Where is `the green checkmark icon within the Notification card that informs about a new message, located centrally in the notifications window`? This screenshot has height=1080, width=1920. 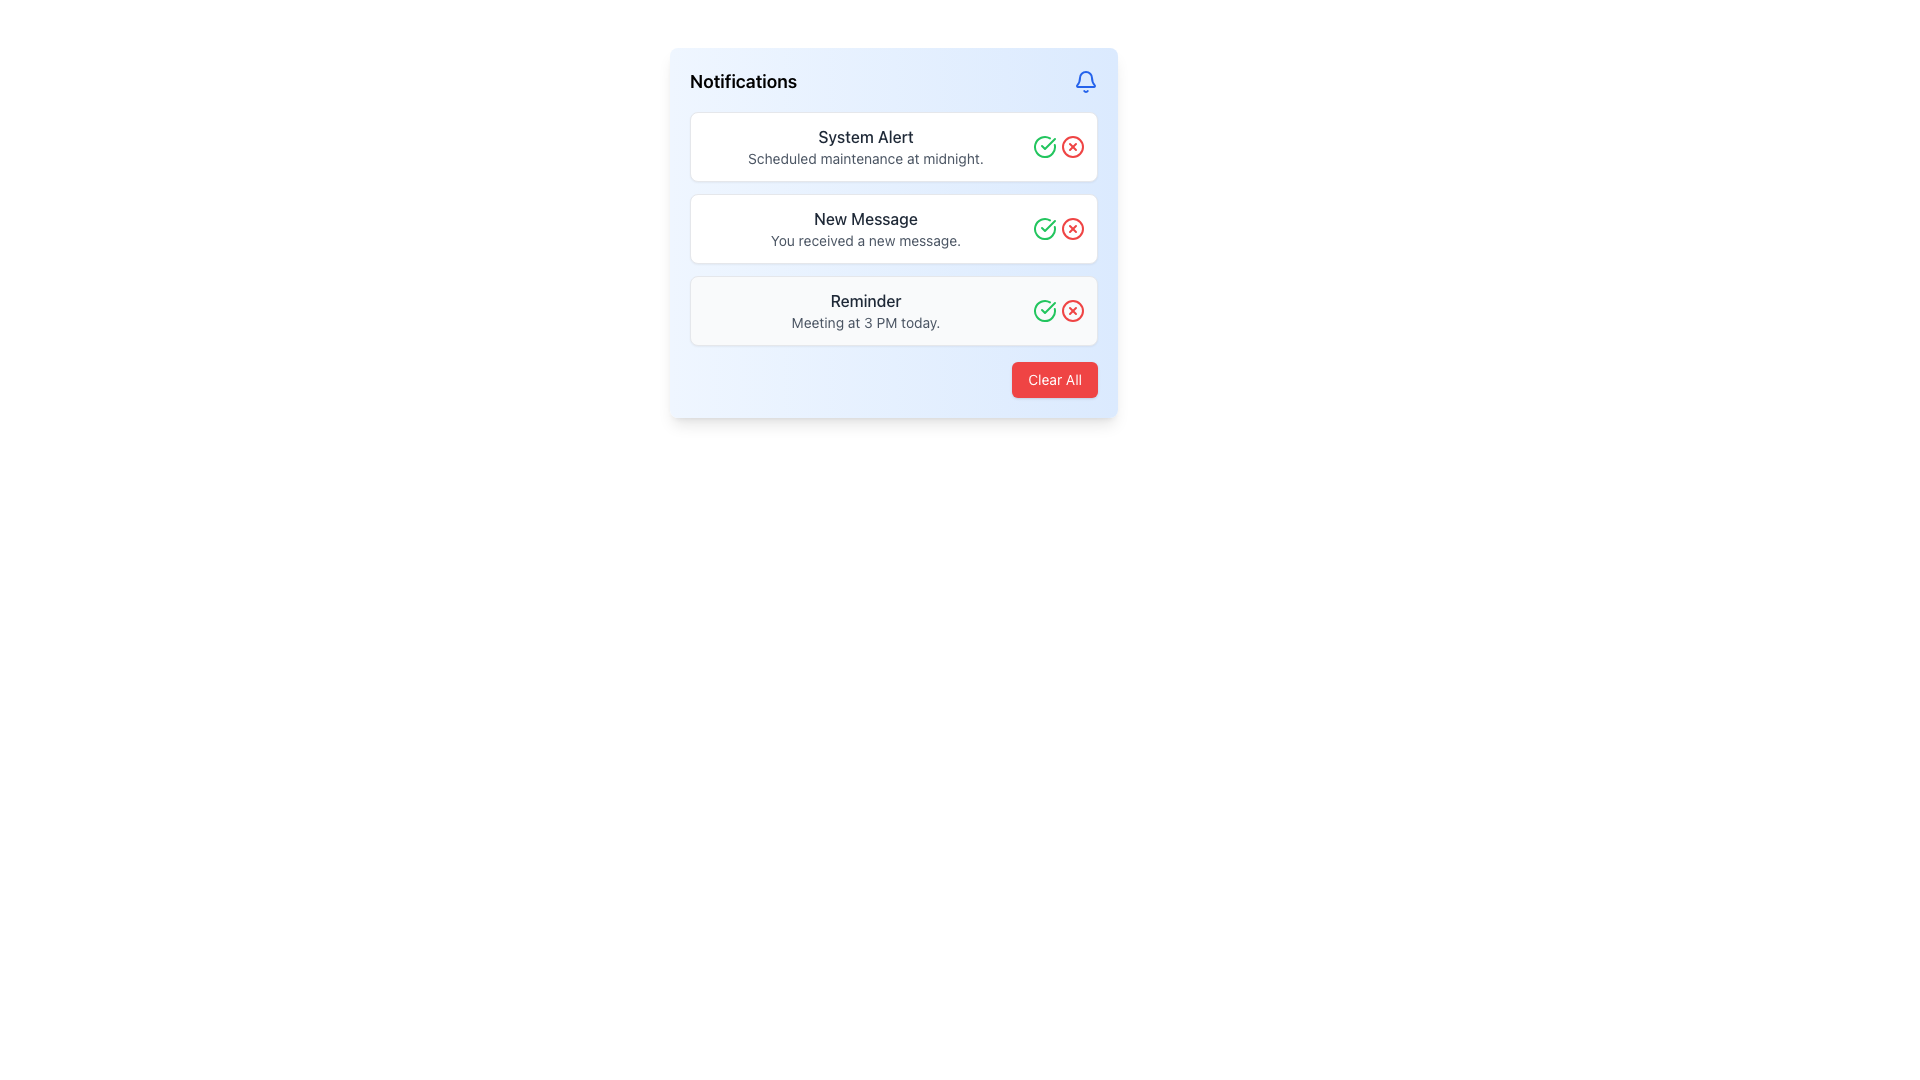 the green checkmark icon within the Notification card that informs about a new message, located centrally in the notifications window is located at coordinates (892, 227).